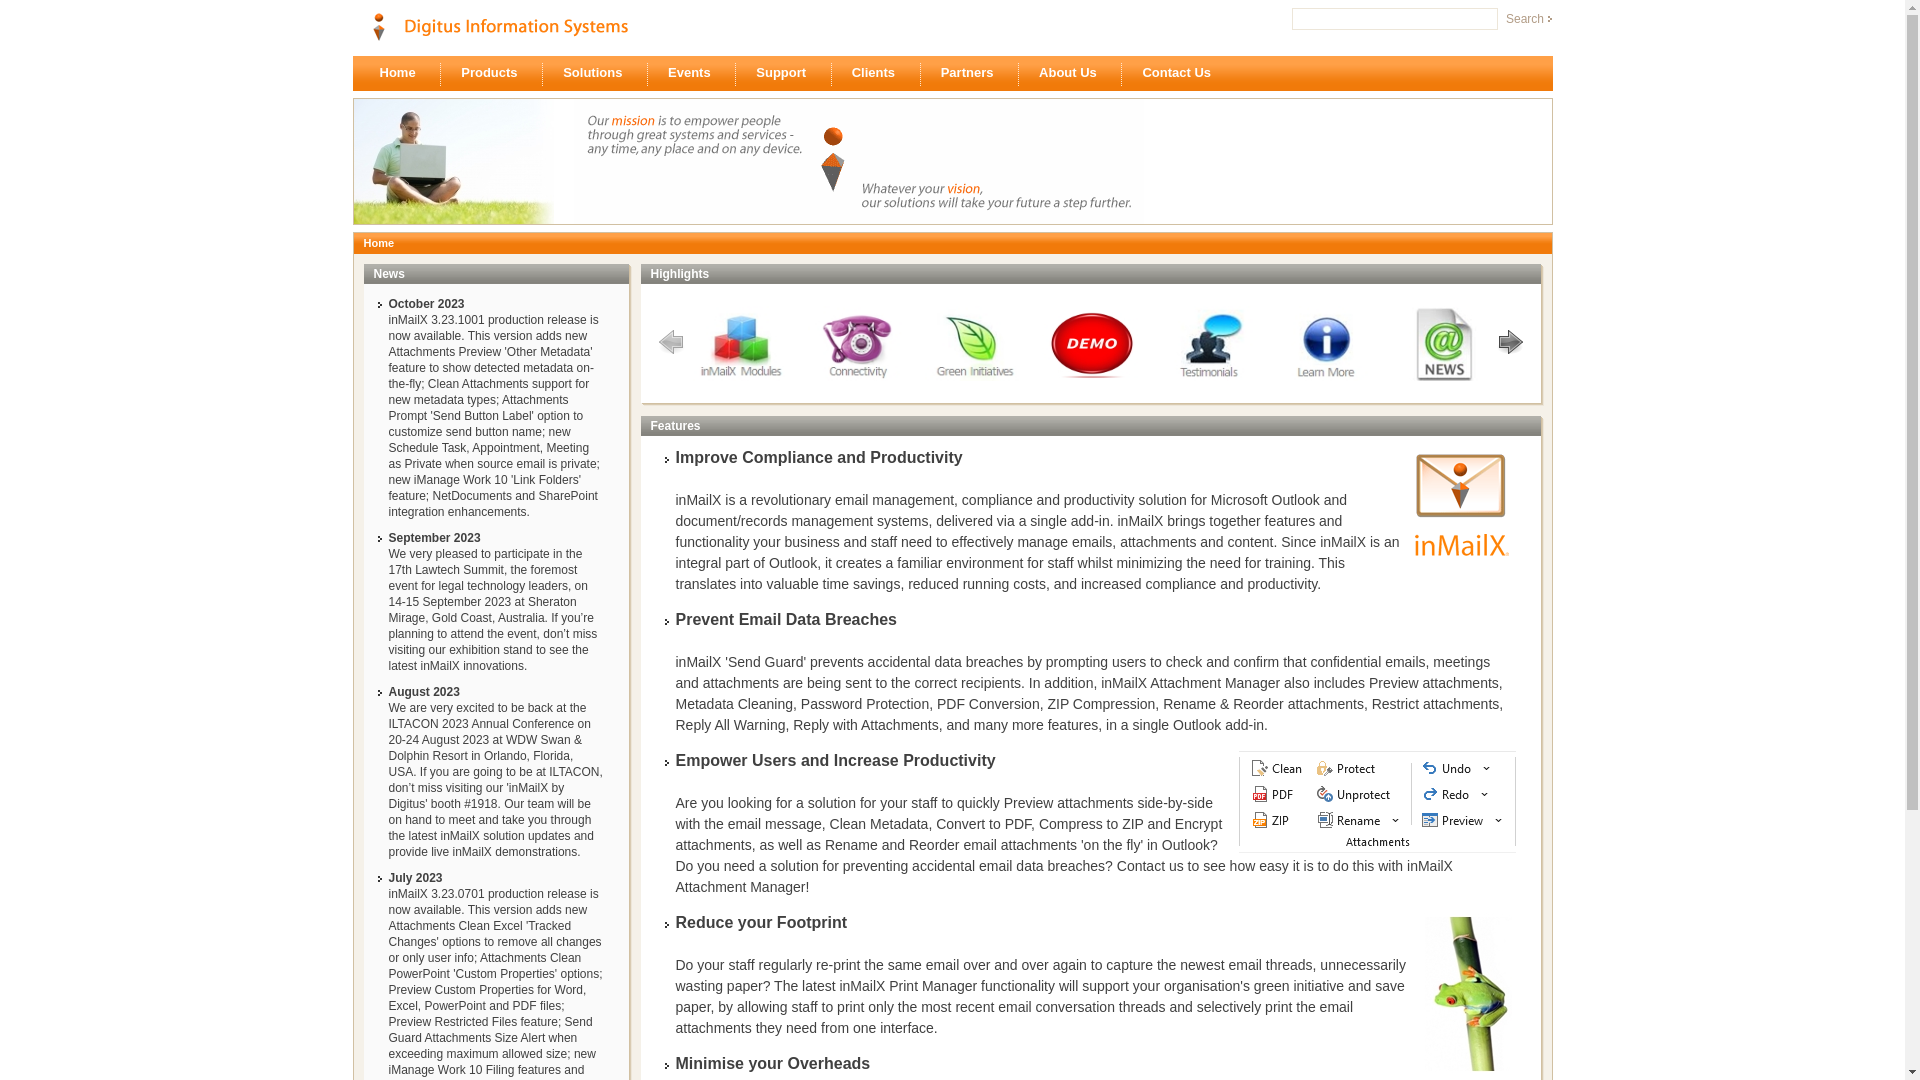 The height and width of the screenshot is (1080, 1920). I want to click on 'October 2023', so click(425, 304).